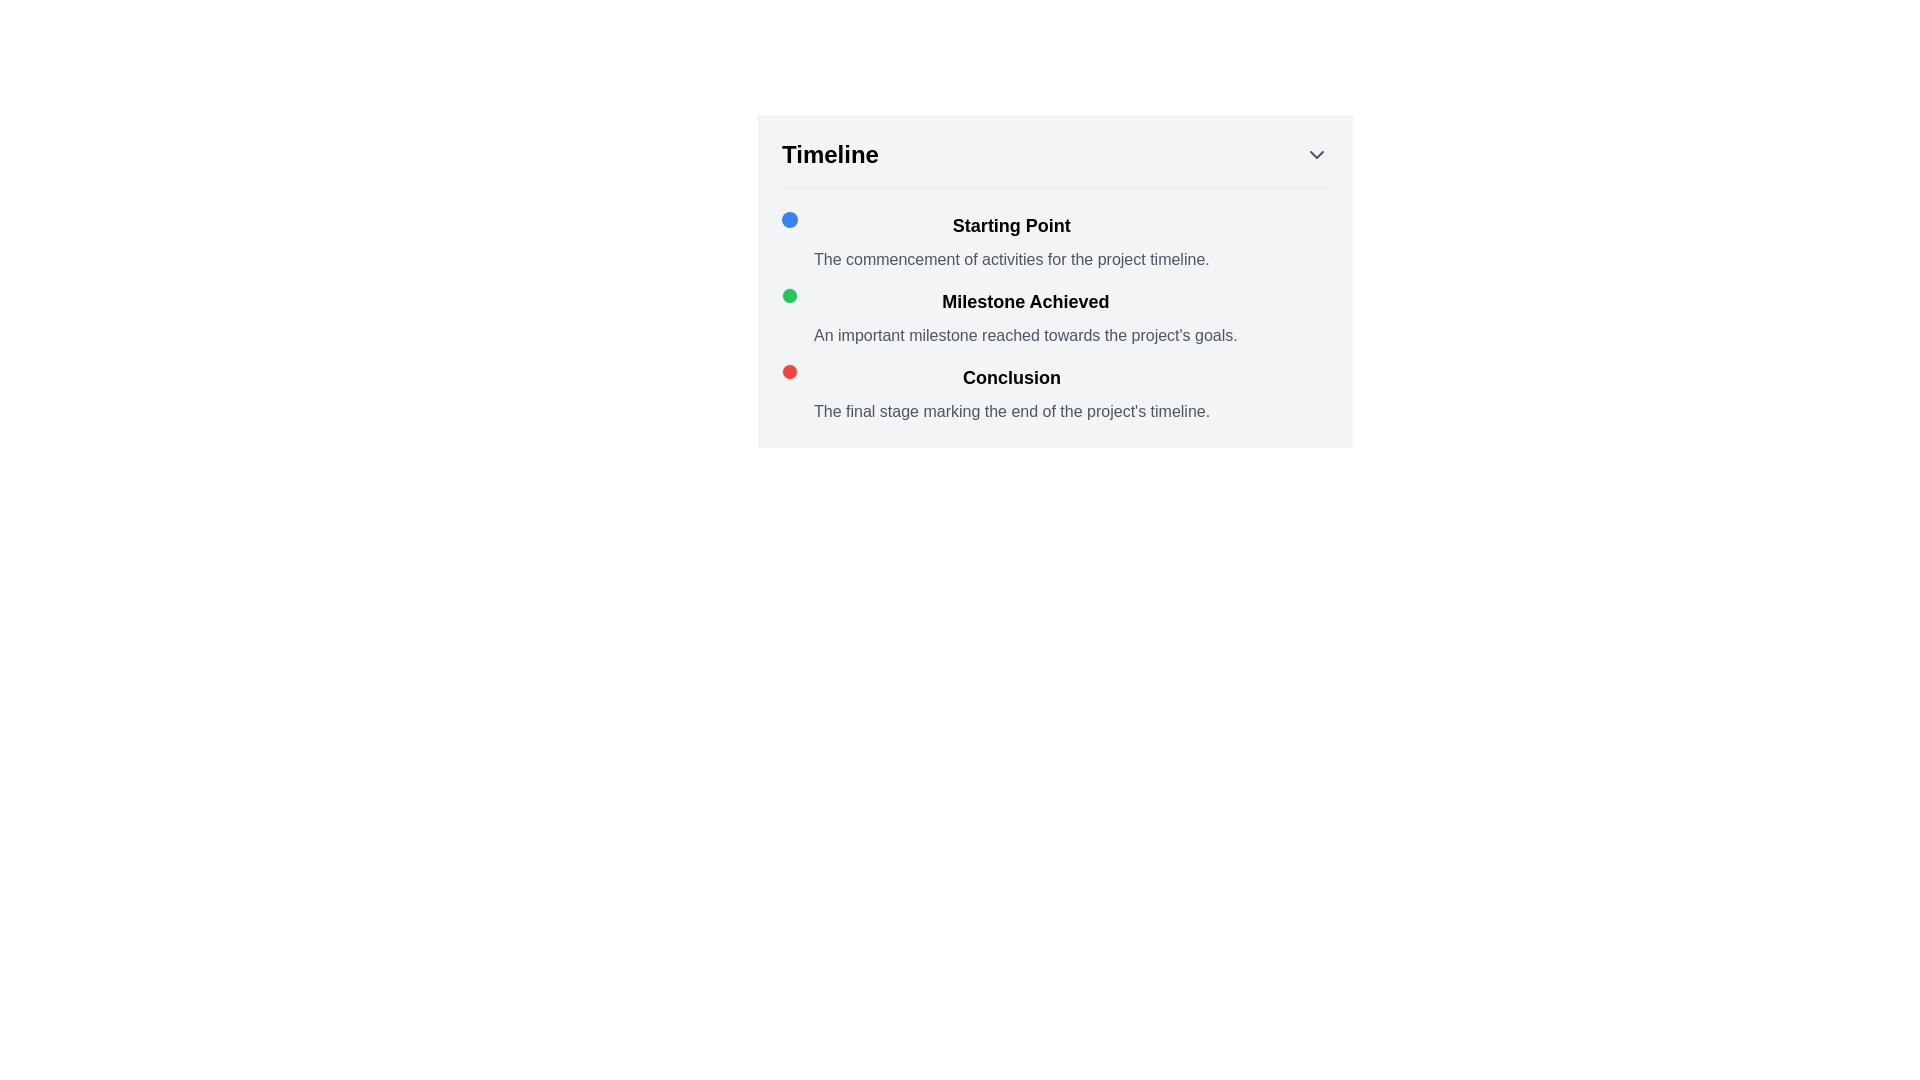  Describe the element at coordinates (1012, 393) in the screenshot. I see `the Text Block that serves as a descriptive label for the project's conclusion stage, located at the bottom of the 'Timeline' section` at that location.